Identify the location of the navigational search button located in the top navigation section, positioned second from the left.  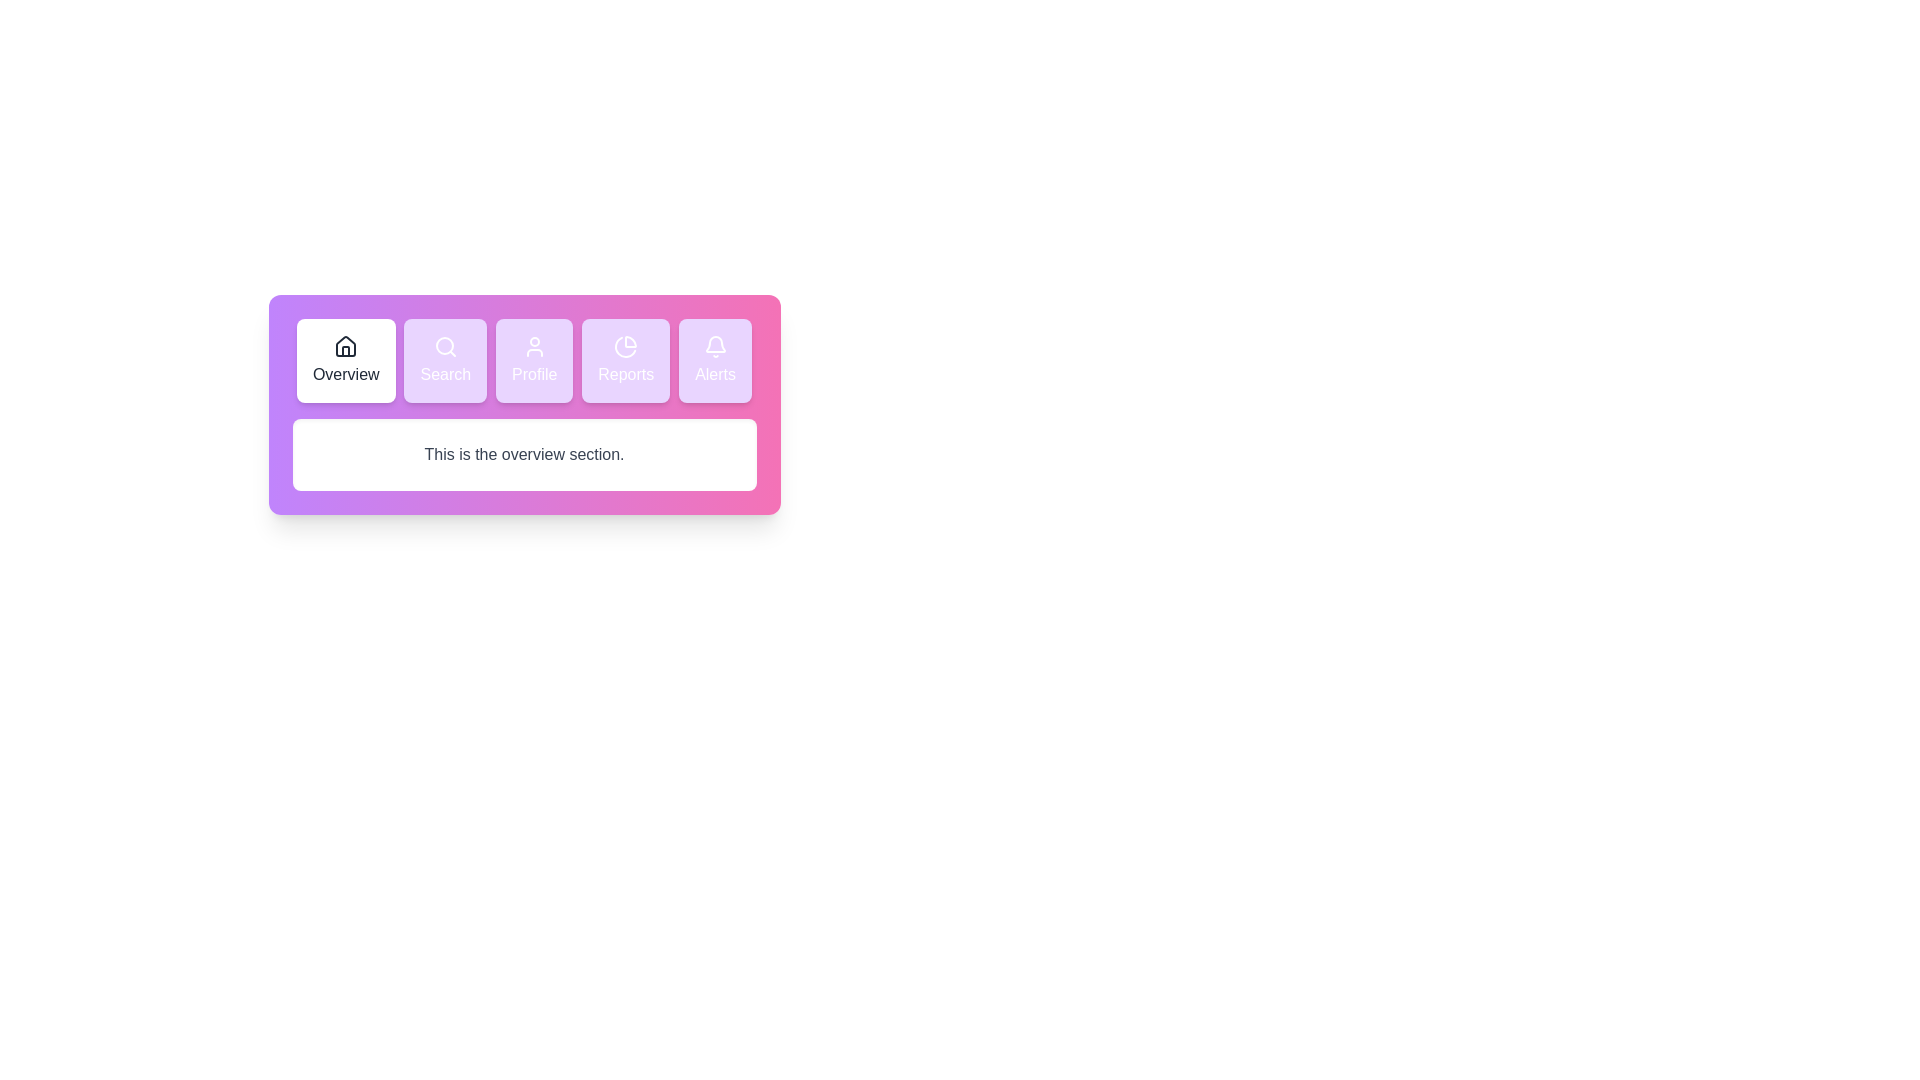
(444, 361).